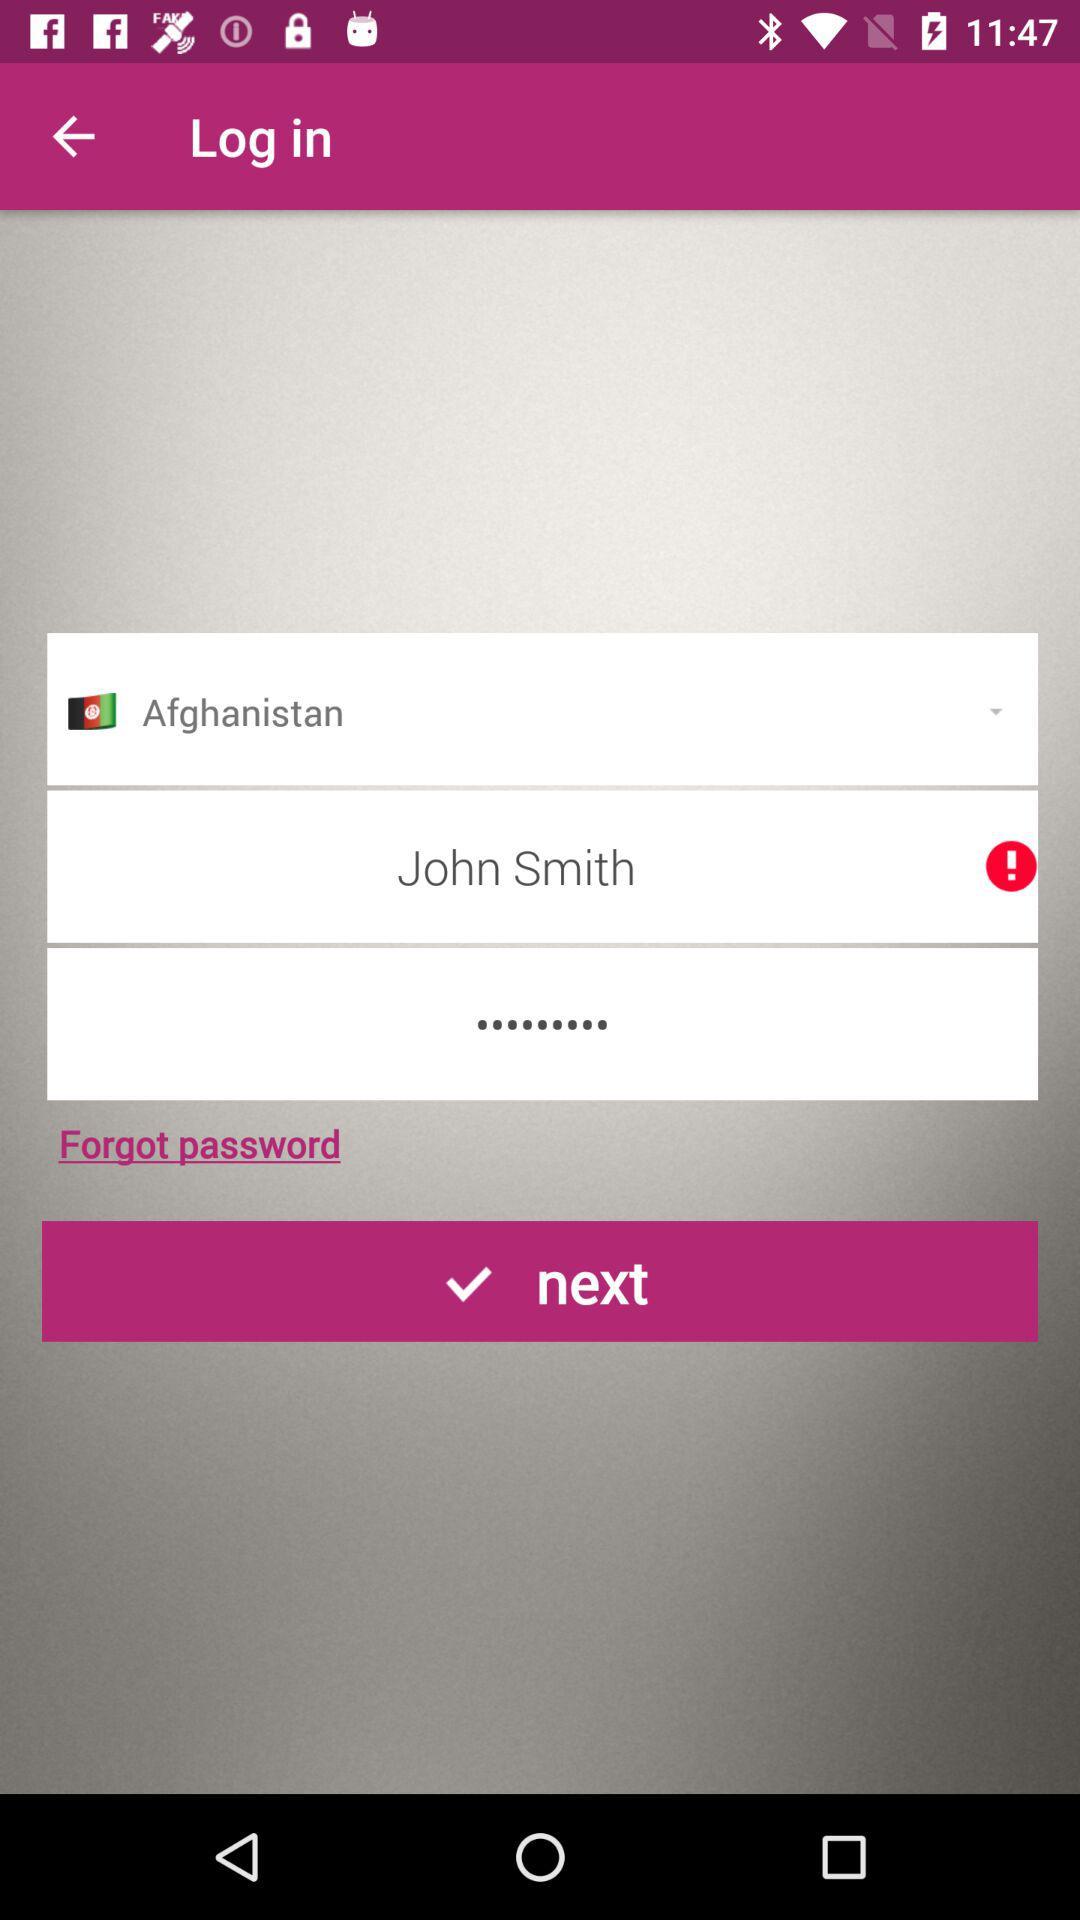  What do you see at coordinates (72, 135) in the screenshot?
I see `icon above the afghanistan` at bounding box center [72, 135].